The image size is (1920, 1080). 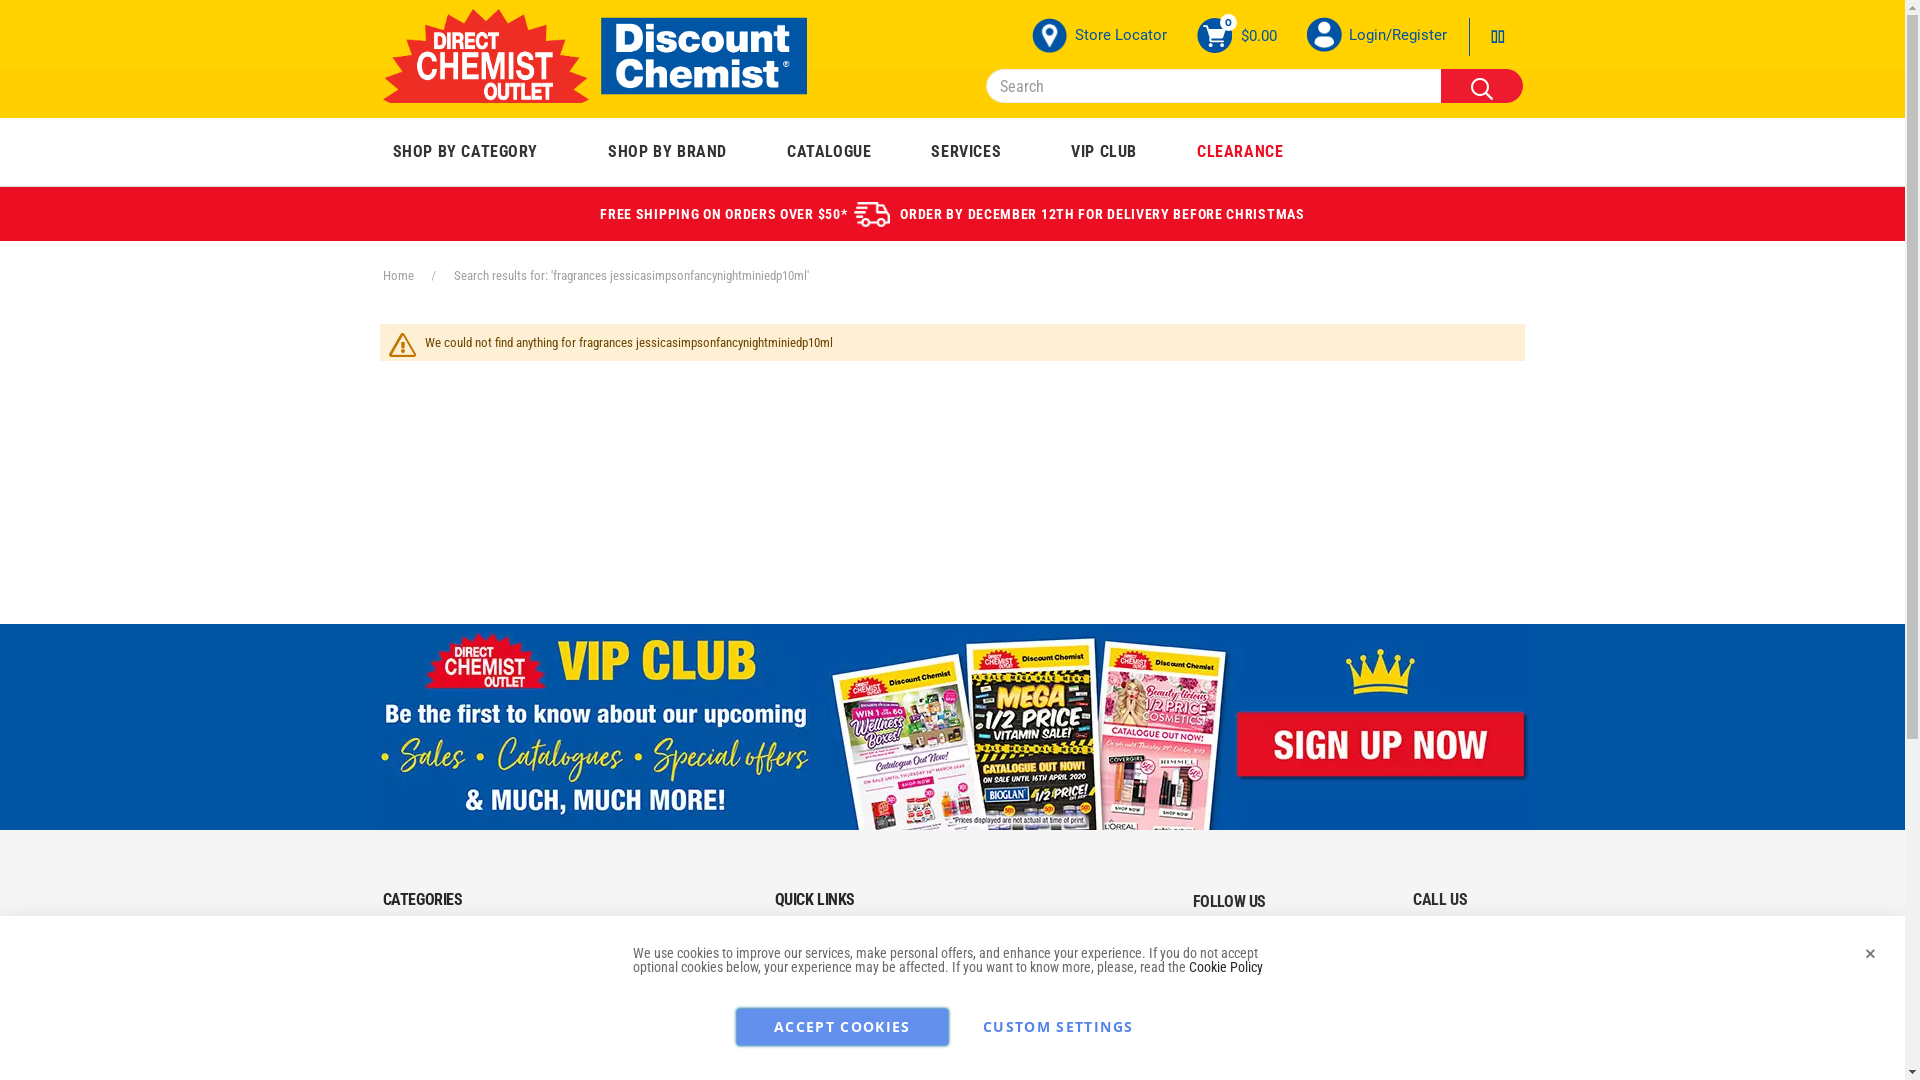 What do you see at coordinates (1235, 35) in the screenshot?
I see `'0` at bounding box center [1235, 35].